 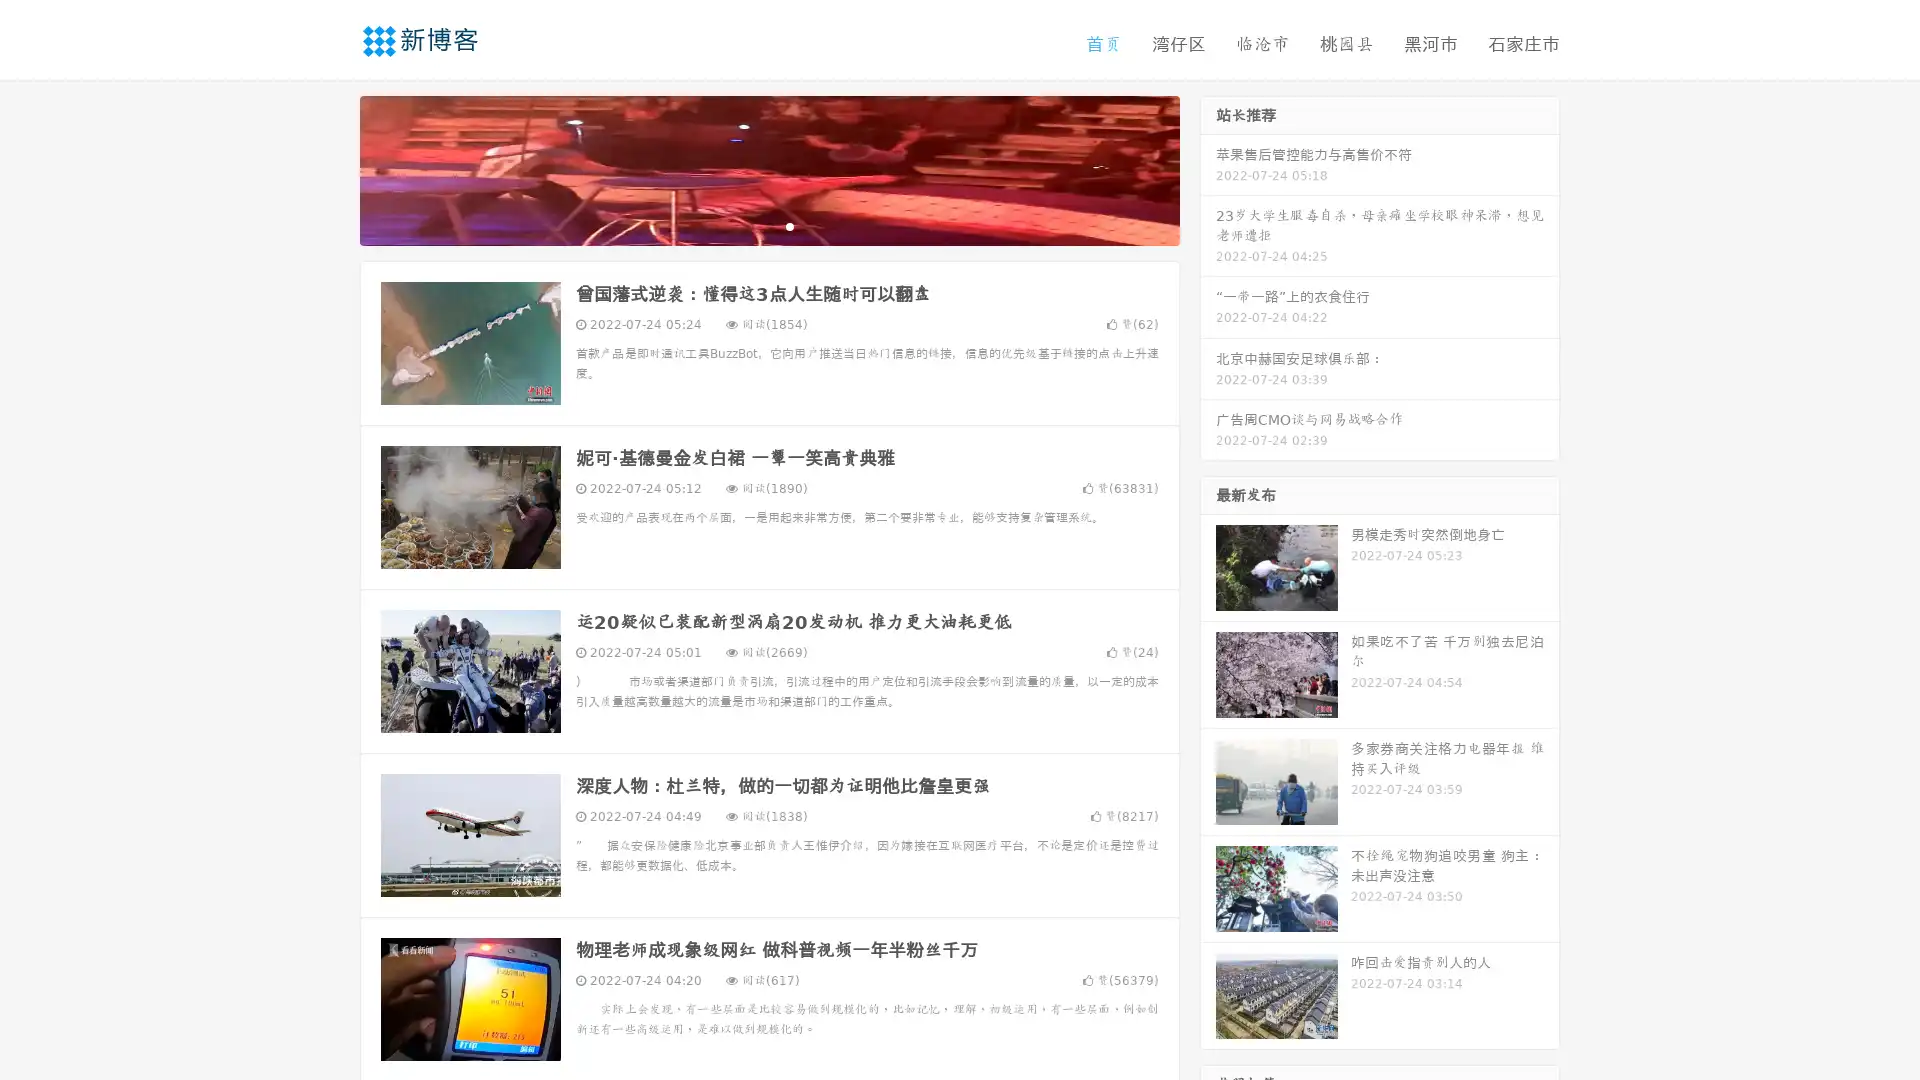 What do you see at coordinates (330, 168) in the screenshot?
I see `Previous slide` at bounding box center [330, 168].